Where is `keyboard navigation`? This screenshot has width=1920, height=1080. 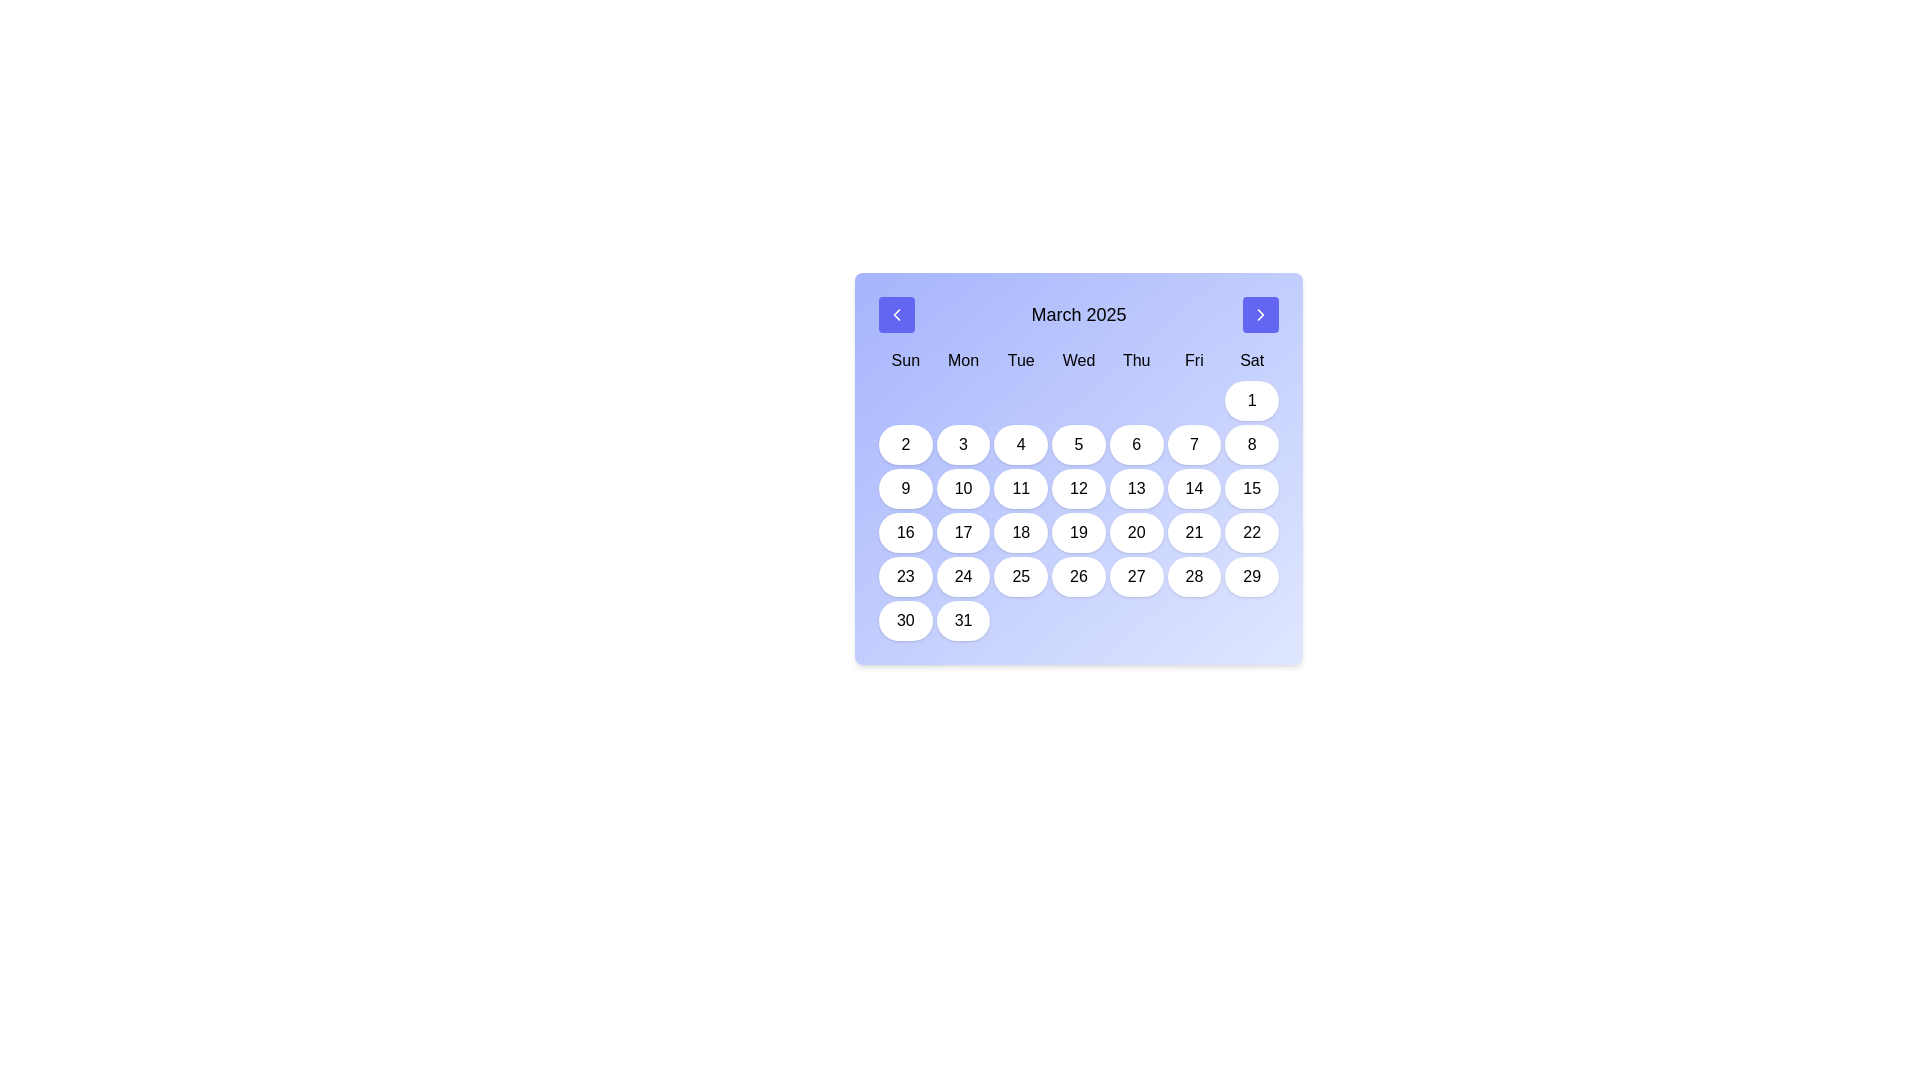 keyboard navigation is located at coordinates (896, 315).